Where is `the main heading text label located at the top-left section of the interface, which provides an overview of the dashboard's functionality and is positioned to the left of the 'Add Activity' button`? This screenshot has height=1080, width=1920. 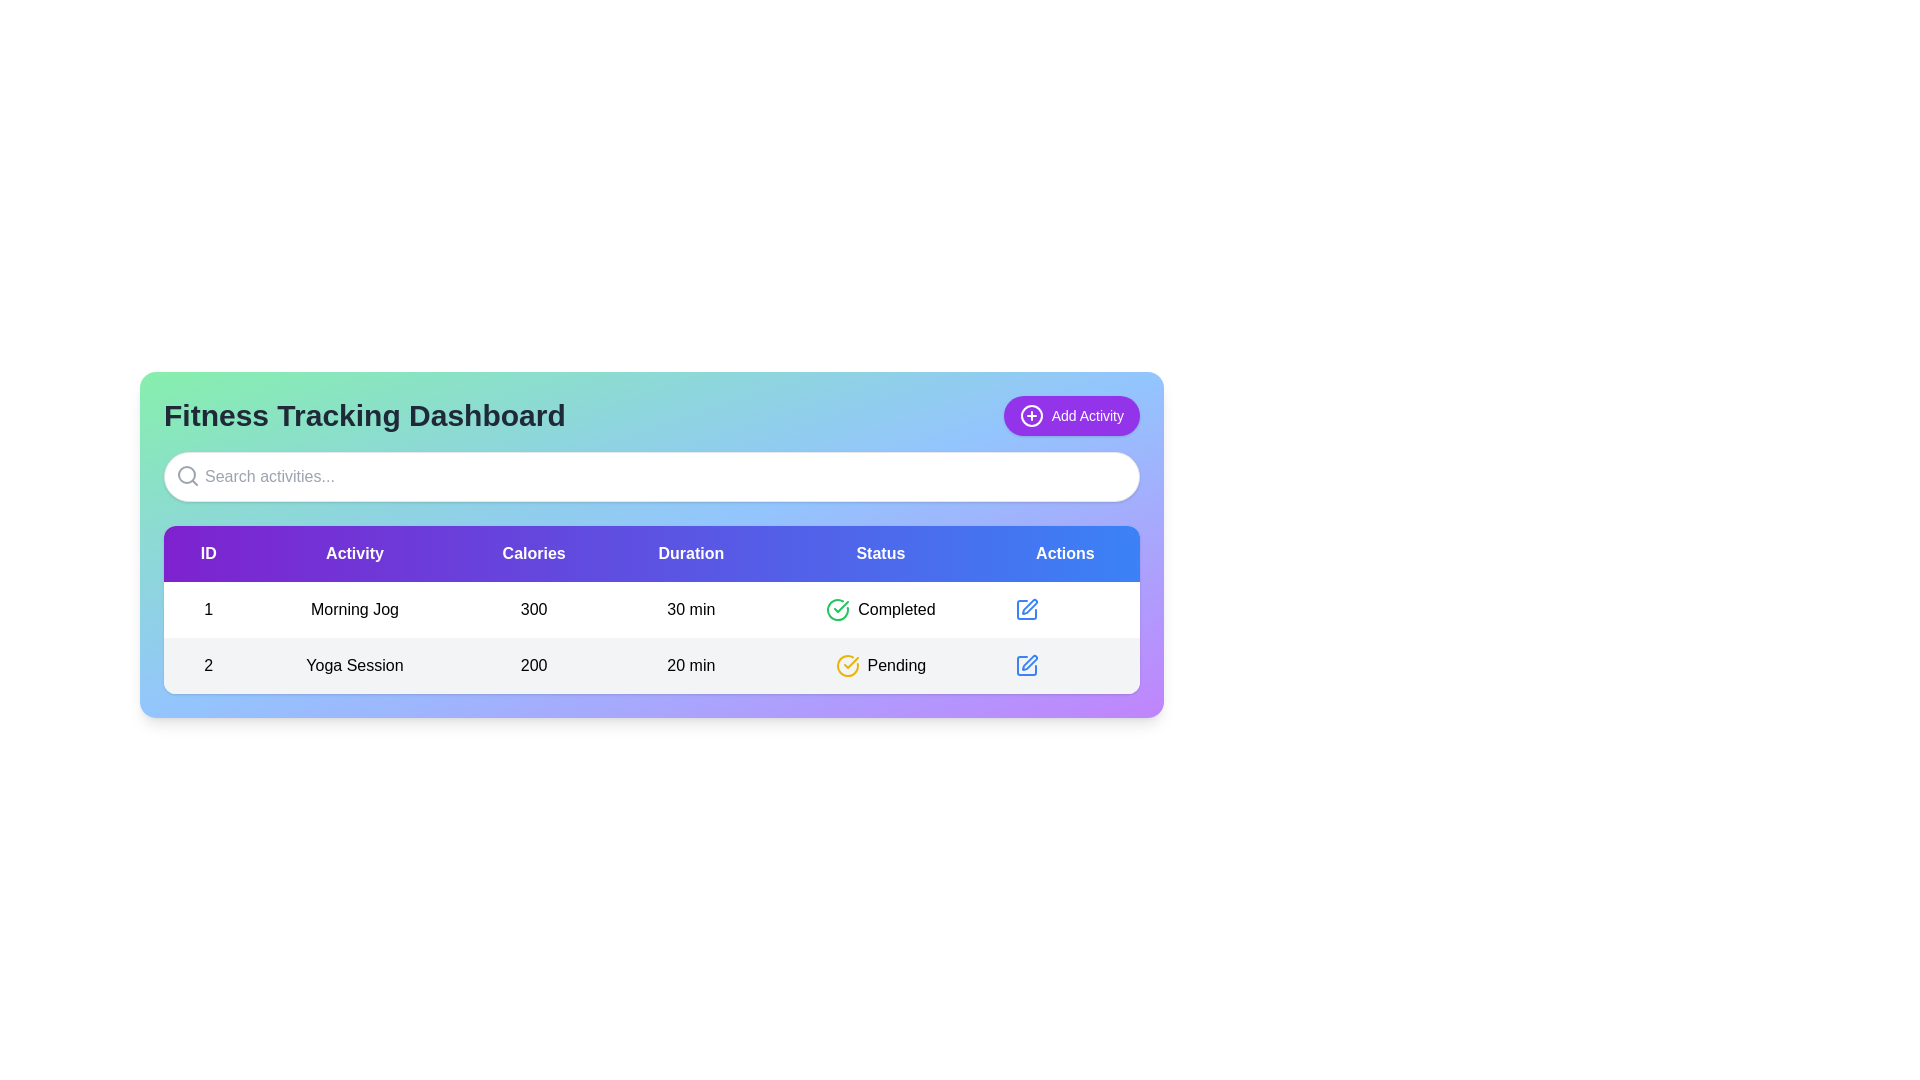 the main heading text label located at the top-left section of the interface, which provides an overview of the dashboard's functionality and is positioned to the left of the 'Add Activity' button is located at coordinates (364, 415).